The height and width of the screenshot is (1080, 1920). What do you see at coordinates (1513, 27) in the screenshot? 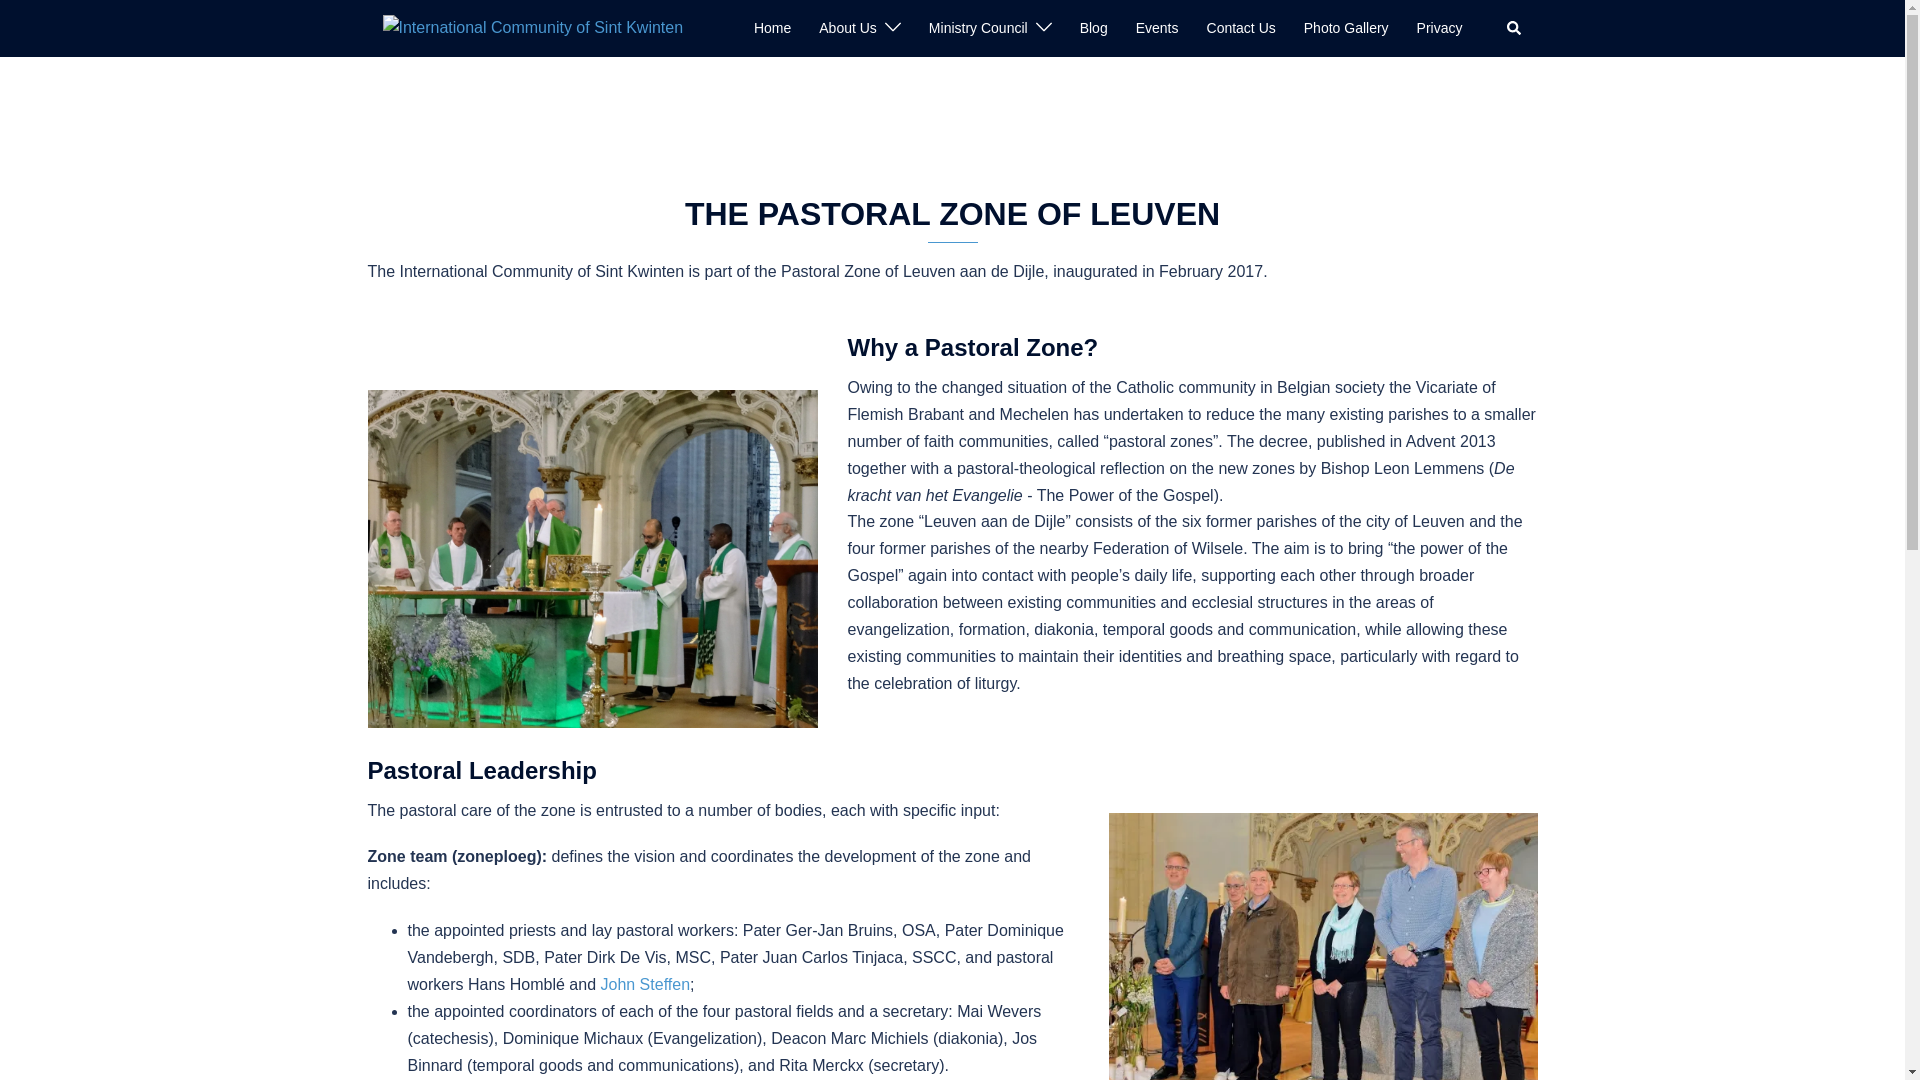
I see `'Search'` at bounding box center [1513, 27].